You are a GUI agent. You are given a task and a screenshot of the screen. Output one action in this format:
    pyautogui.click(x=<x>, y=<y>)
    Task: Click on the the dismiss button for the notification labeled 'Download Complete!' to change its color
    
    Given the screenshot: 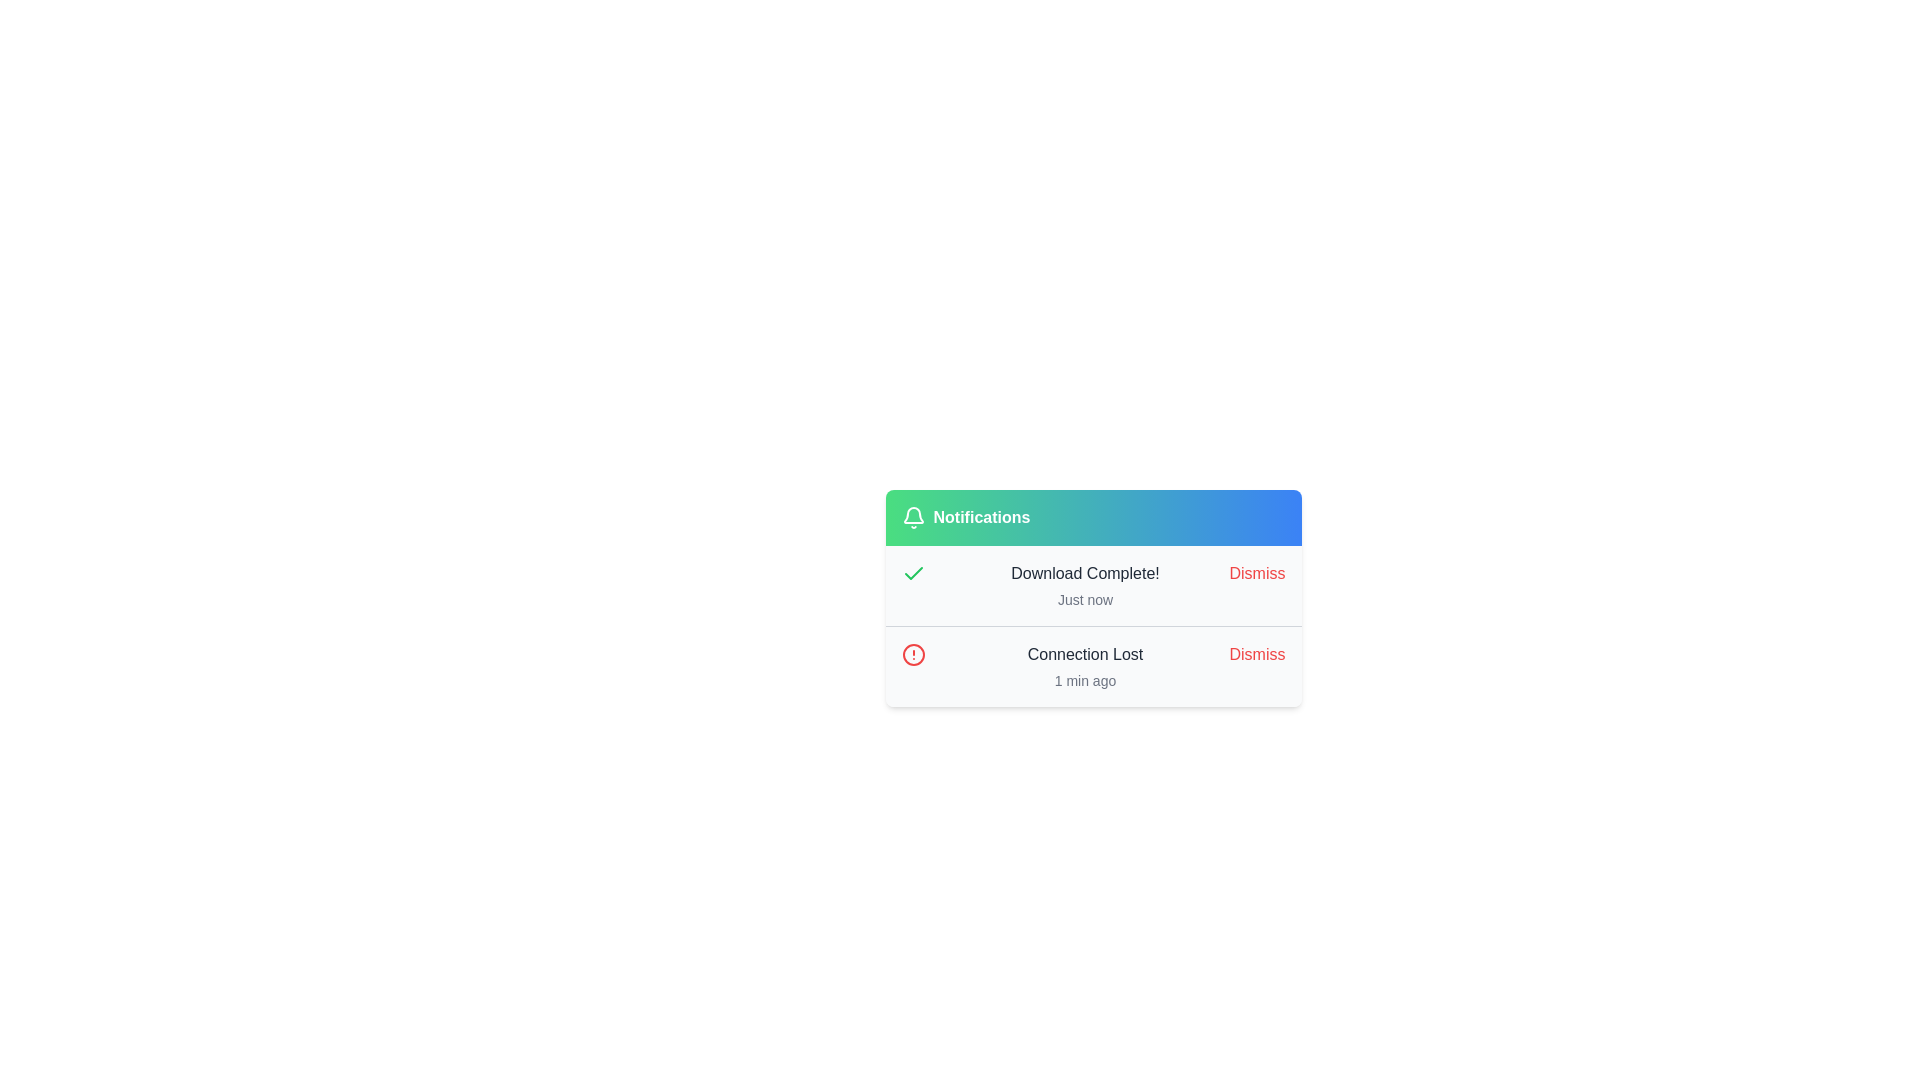 What is the action you would take?
    pyautogui.click(x=1256, y=574)
    